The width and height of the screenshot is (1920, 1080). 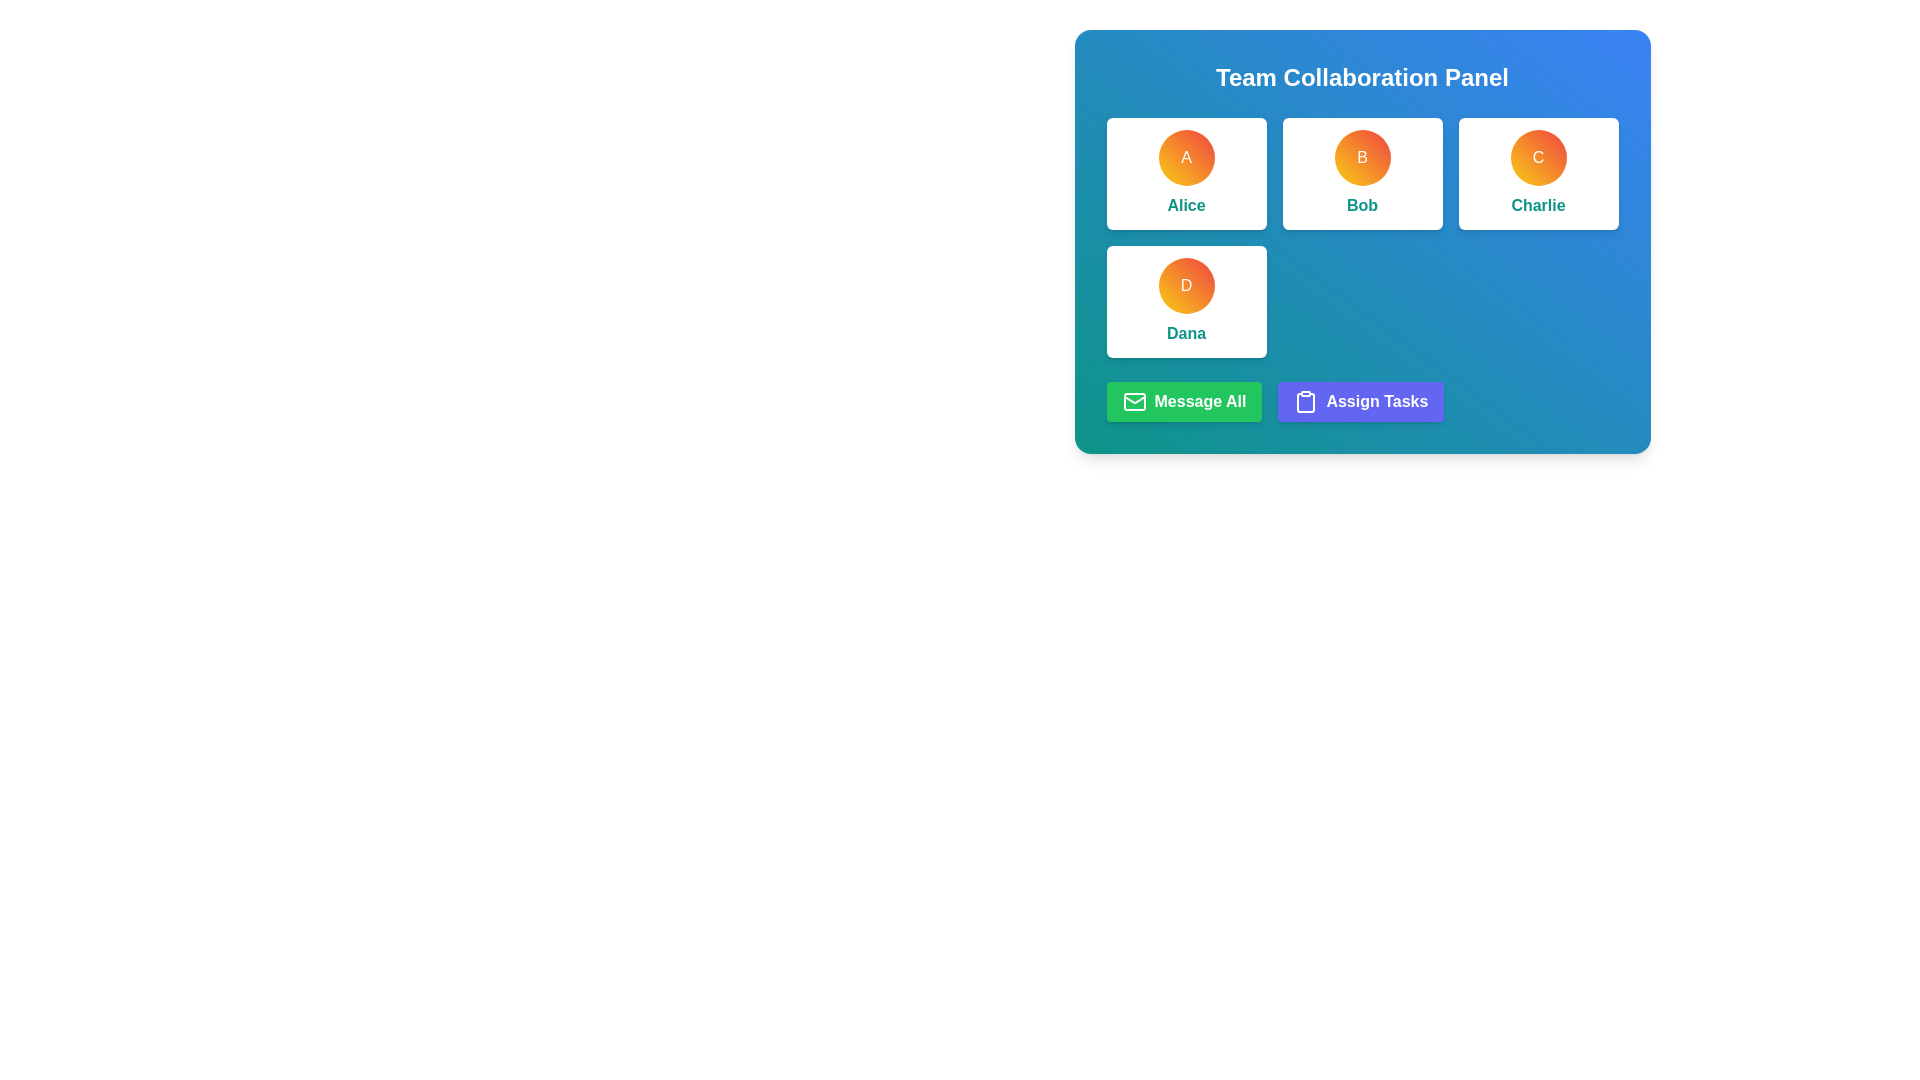 What do you see at coordinates (1186, 205) in the screenshot?
I see `the static text element displaying 'Alice', which is styled in bold teal font and located beneath a circular orange gradient background containing the letter 'A'` at bounding box center [1186, 205].